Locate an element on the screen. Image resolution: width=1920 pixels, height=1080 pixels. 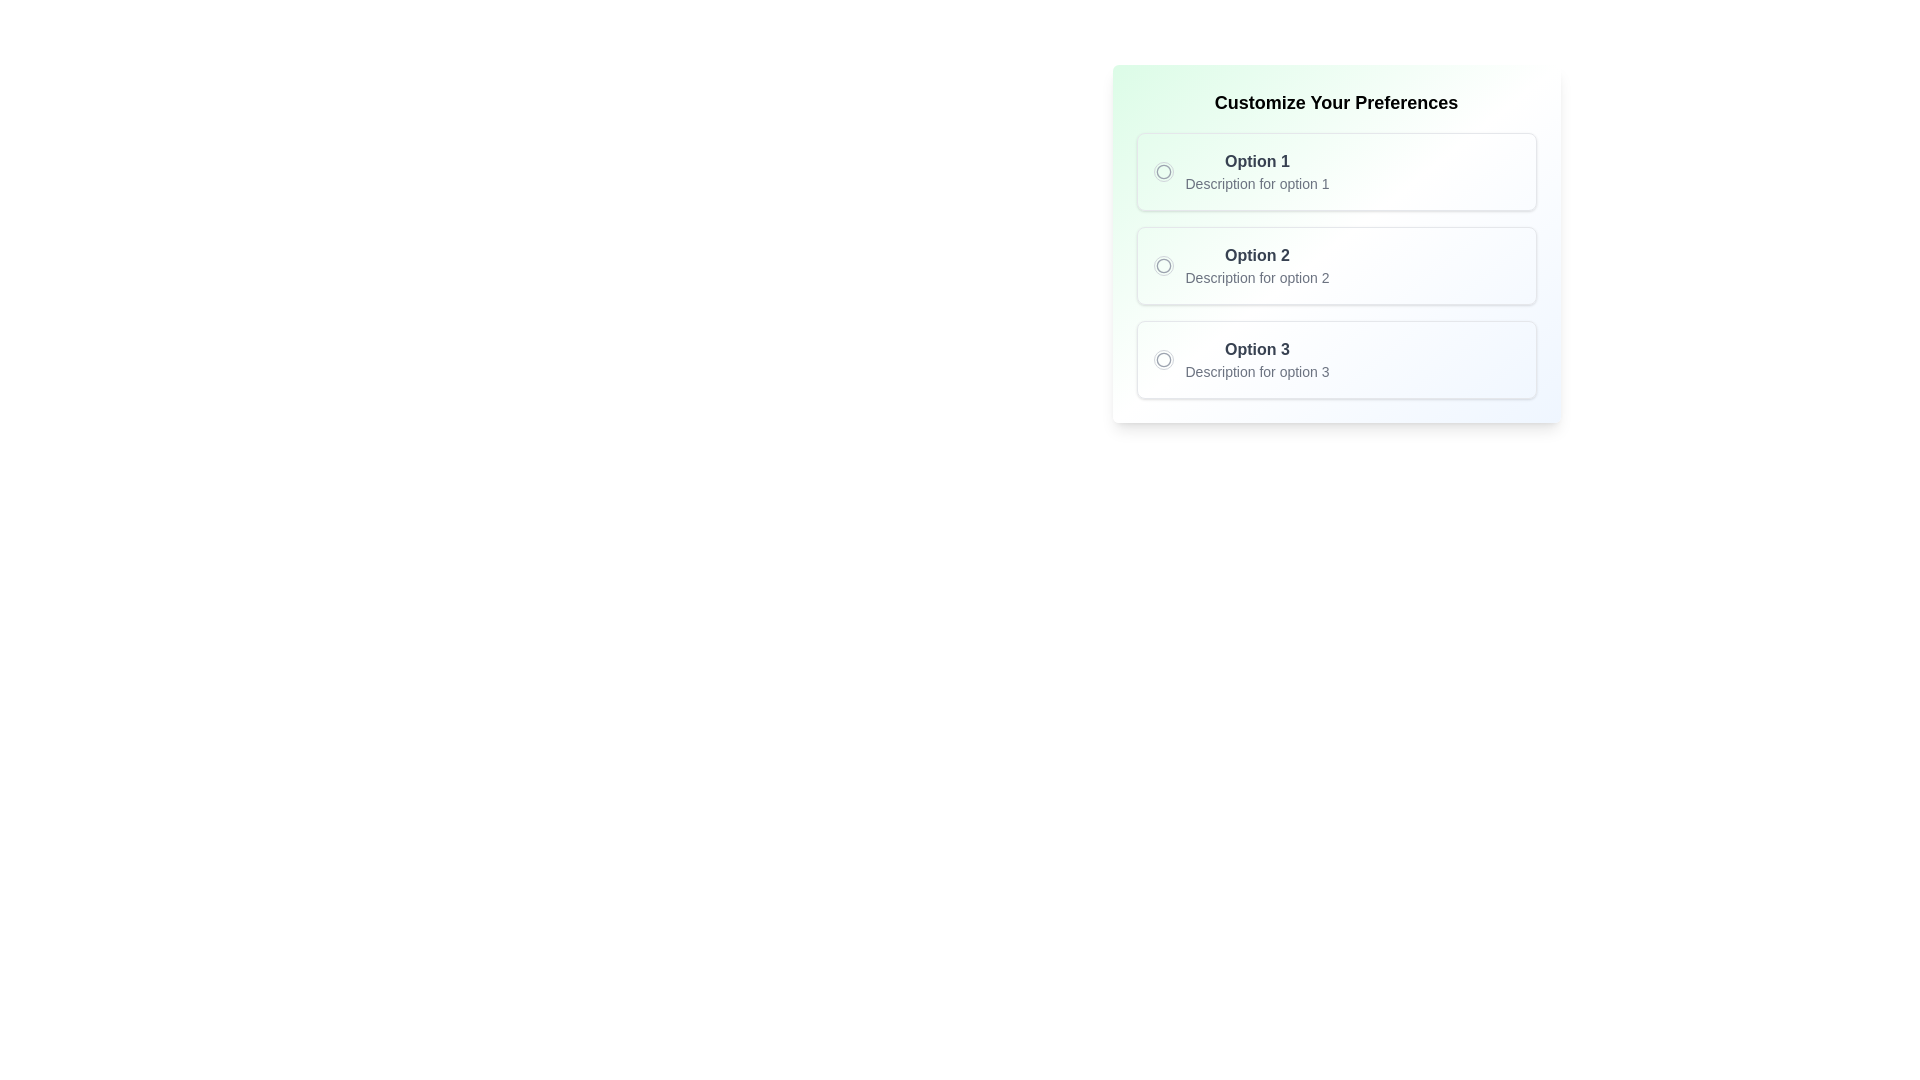
the radio button for 'Option 3' is located at coordinates (1163, 358).